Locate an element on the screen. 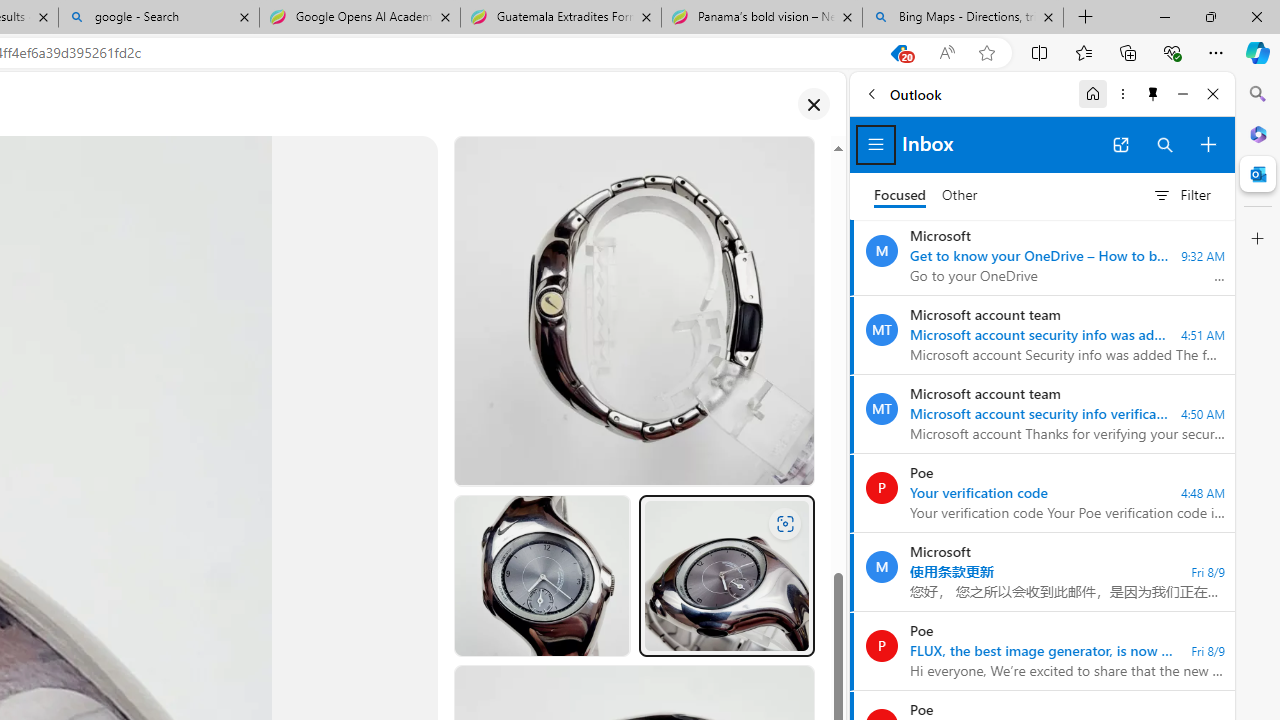 The image size is (1280, 720). 'Split screen' is located at coordinates (1040, 51).